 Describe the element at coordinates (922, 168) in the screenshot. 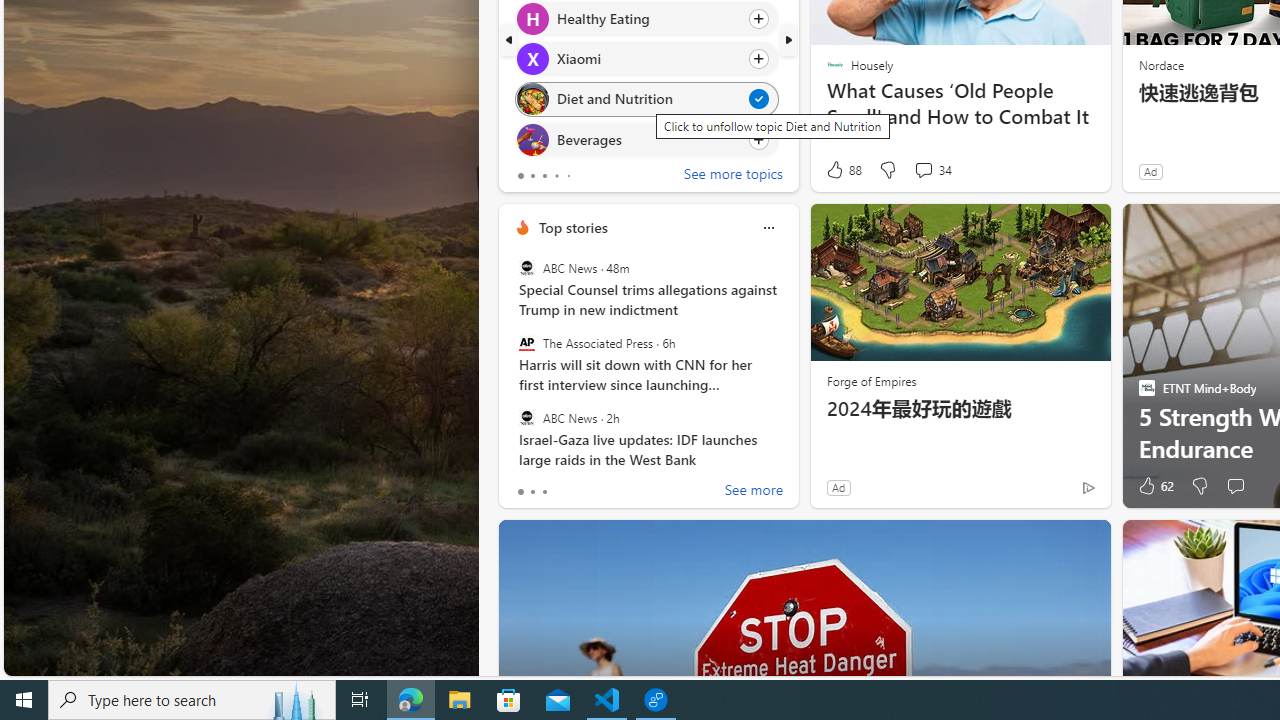

I see `'View comments 34 Comment'` at that location.